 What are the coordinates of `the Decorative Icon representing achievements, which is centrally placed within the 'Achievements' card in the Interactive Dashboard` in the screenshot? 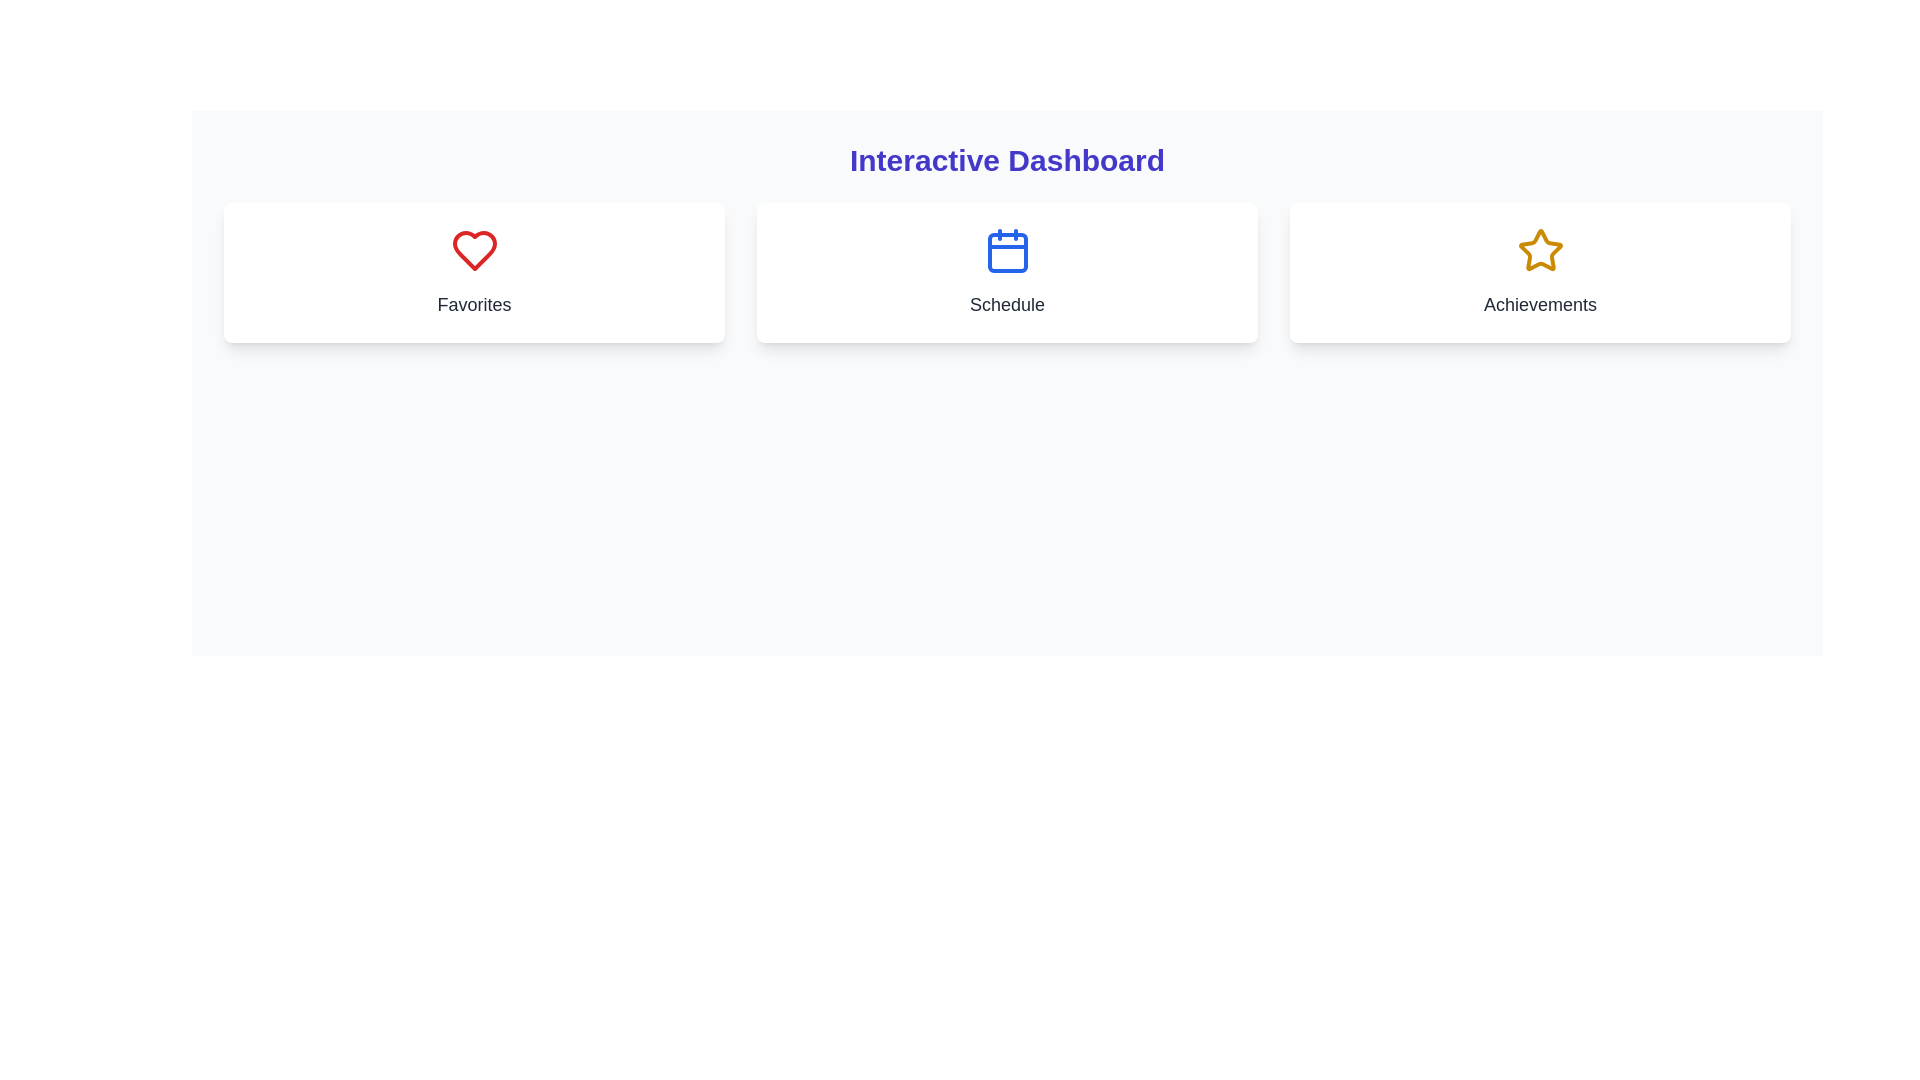 It's located at (1539, 249).